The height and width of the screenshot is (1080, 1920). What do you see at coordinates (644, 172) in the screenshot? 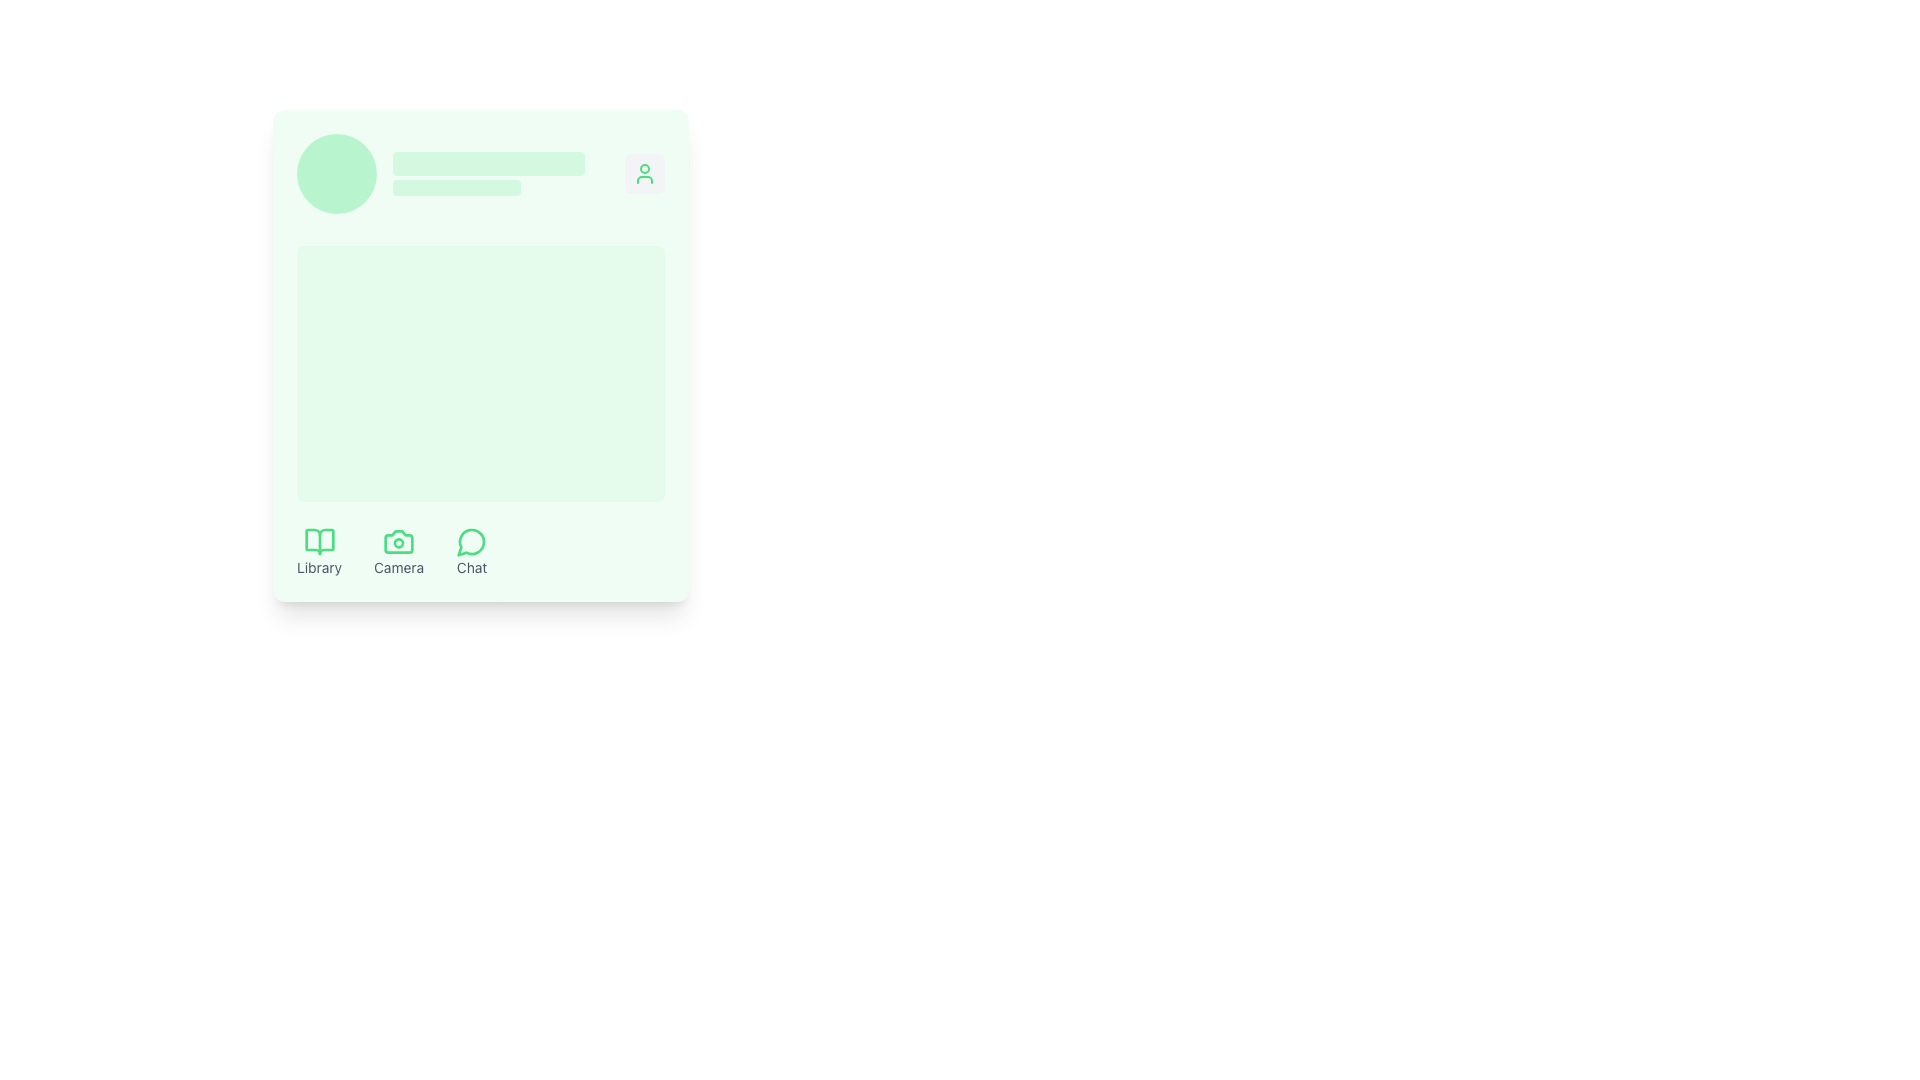
I see `the profile Icon Button located at the top right corner of the interface` at bounding box center [644, 172].